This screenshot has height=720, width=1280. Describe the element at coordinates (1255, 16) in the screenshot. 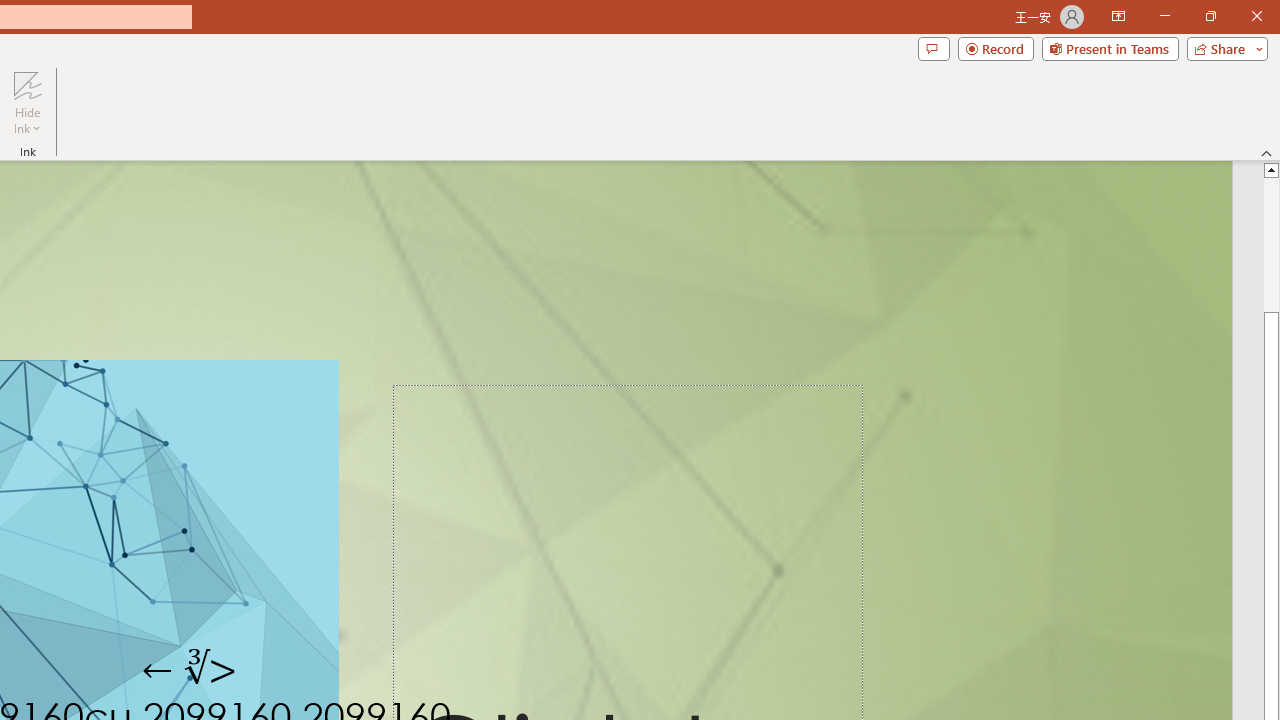

I see `'Close'` at that location.